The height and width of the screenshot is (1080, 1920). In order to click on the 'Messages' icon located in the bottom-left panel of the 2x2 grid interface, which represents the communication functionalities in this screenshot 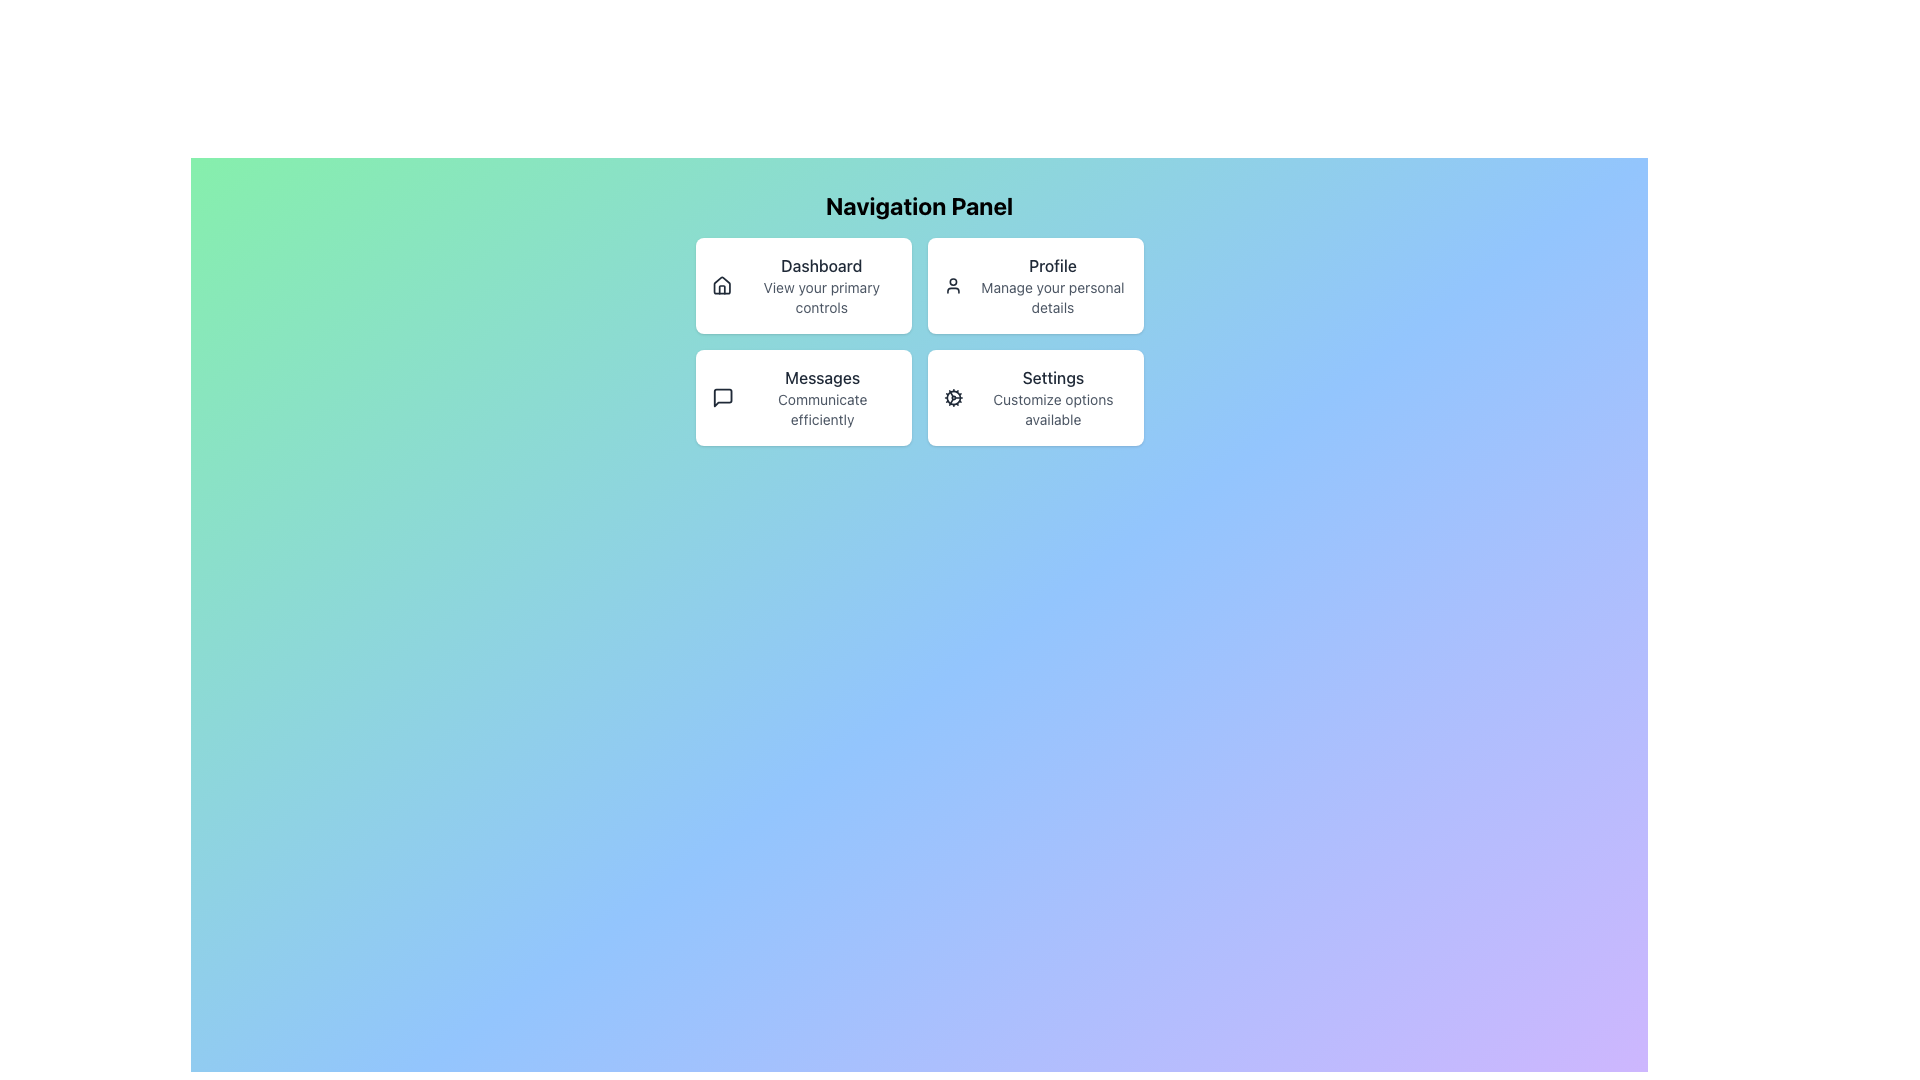, I will do `click(721, 397)`.